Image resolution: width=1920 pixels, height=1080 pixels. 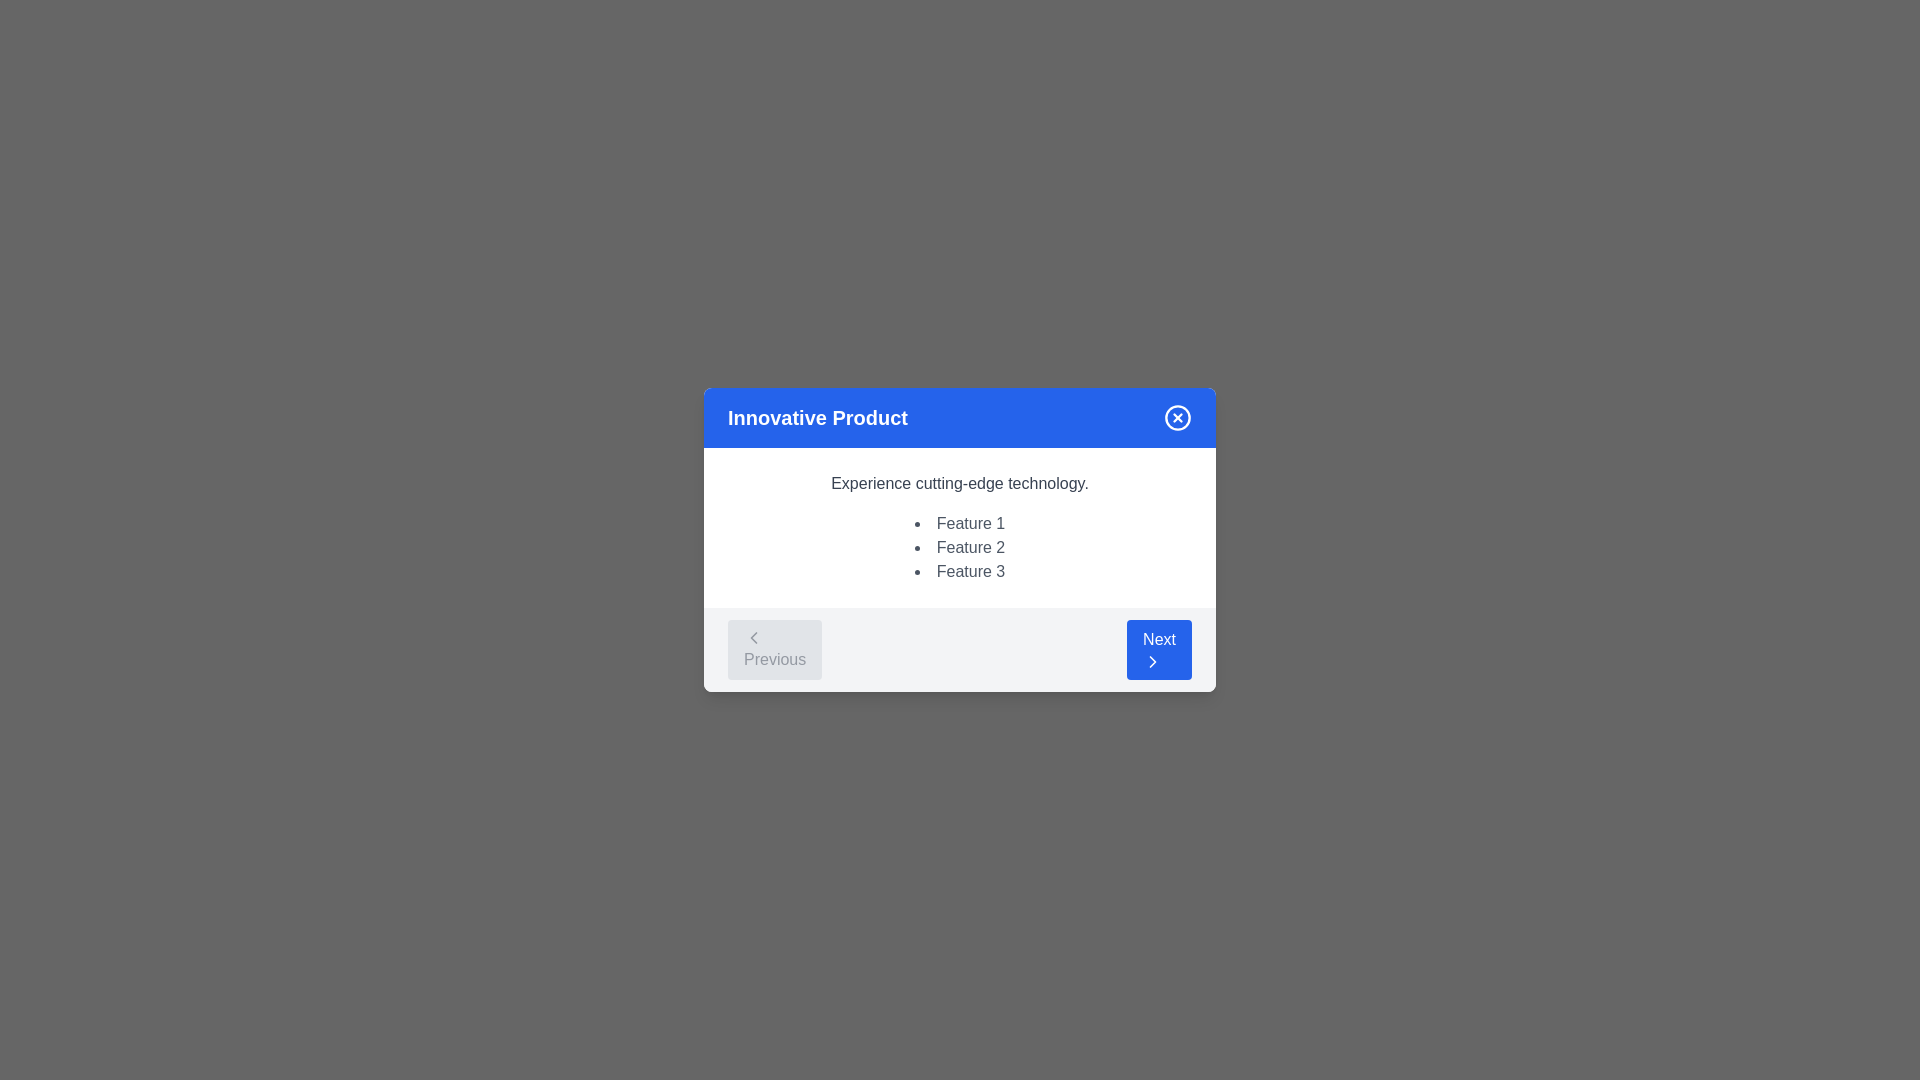 What do you see at coordinates (1152, 662) in the screenshot?
I see `the forward action icon located inside the blue 'Next' button at the bottom-right of the modal dialog` at bounding box center [1152, 662].